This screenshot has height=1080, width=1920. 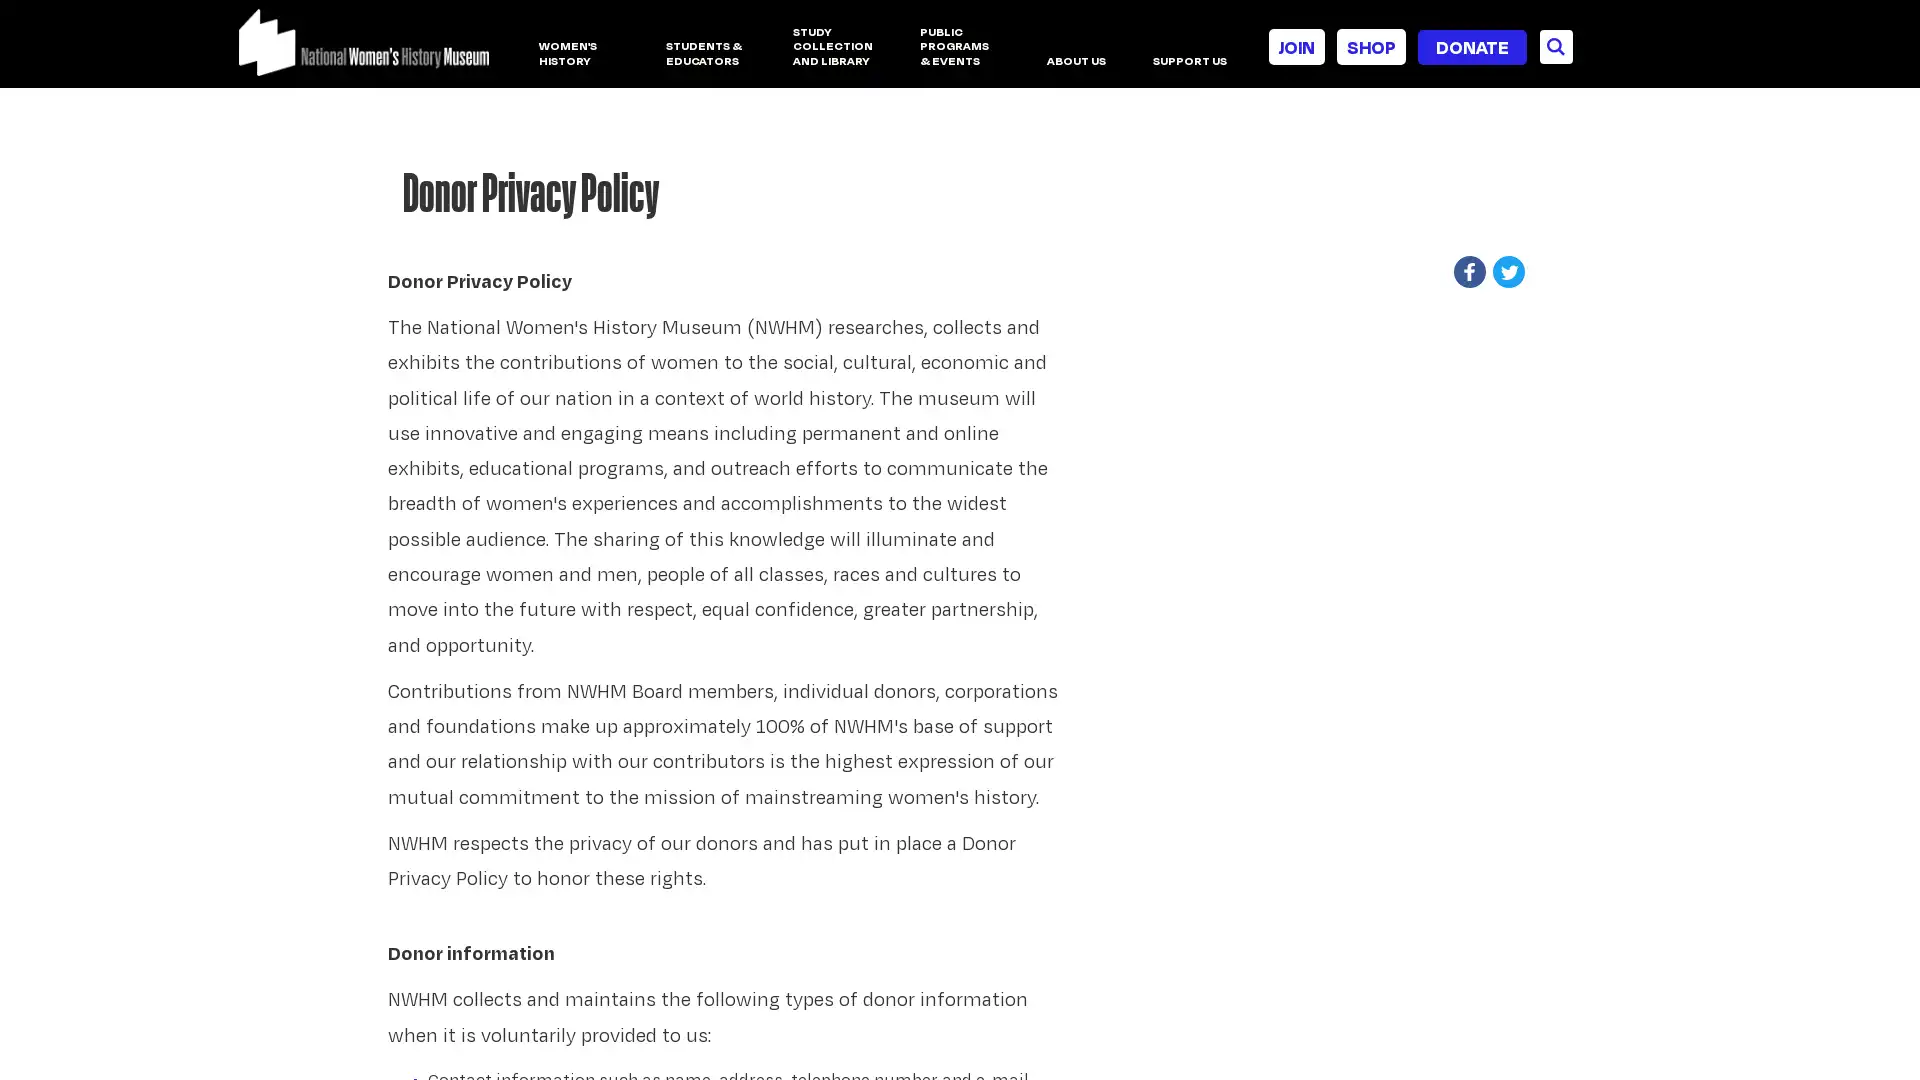 I want to click on Share to Facebook, so click(x=1476, y=272).